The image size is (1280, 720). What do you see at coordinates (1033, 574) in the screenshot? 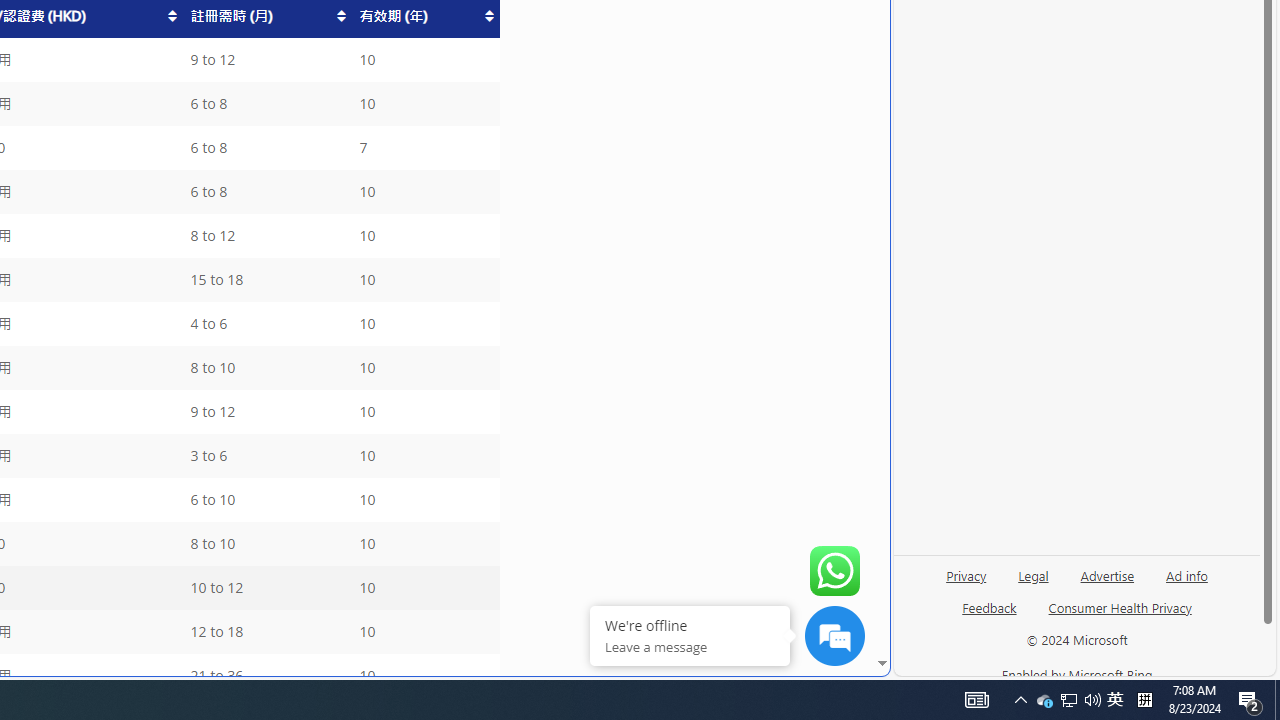
I see `'Legal'` at bounding box center [1033, 574].